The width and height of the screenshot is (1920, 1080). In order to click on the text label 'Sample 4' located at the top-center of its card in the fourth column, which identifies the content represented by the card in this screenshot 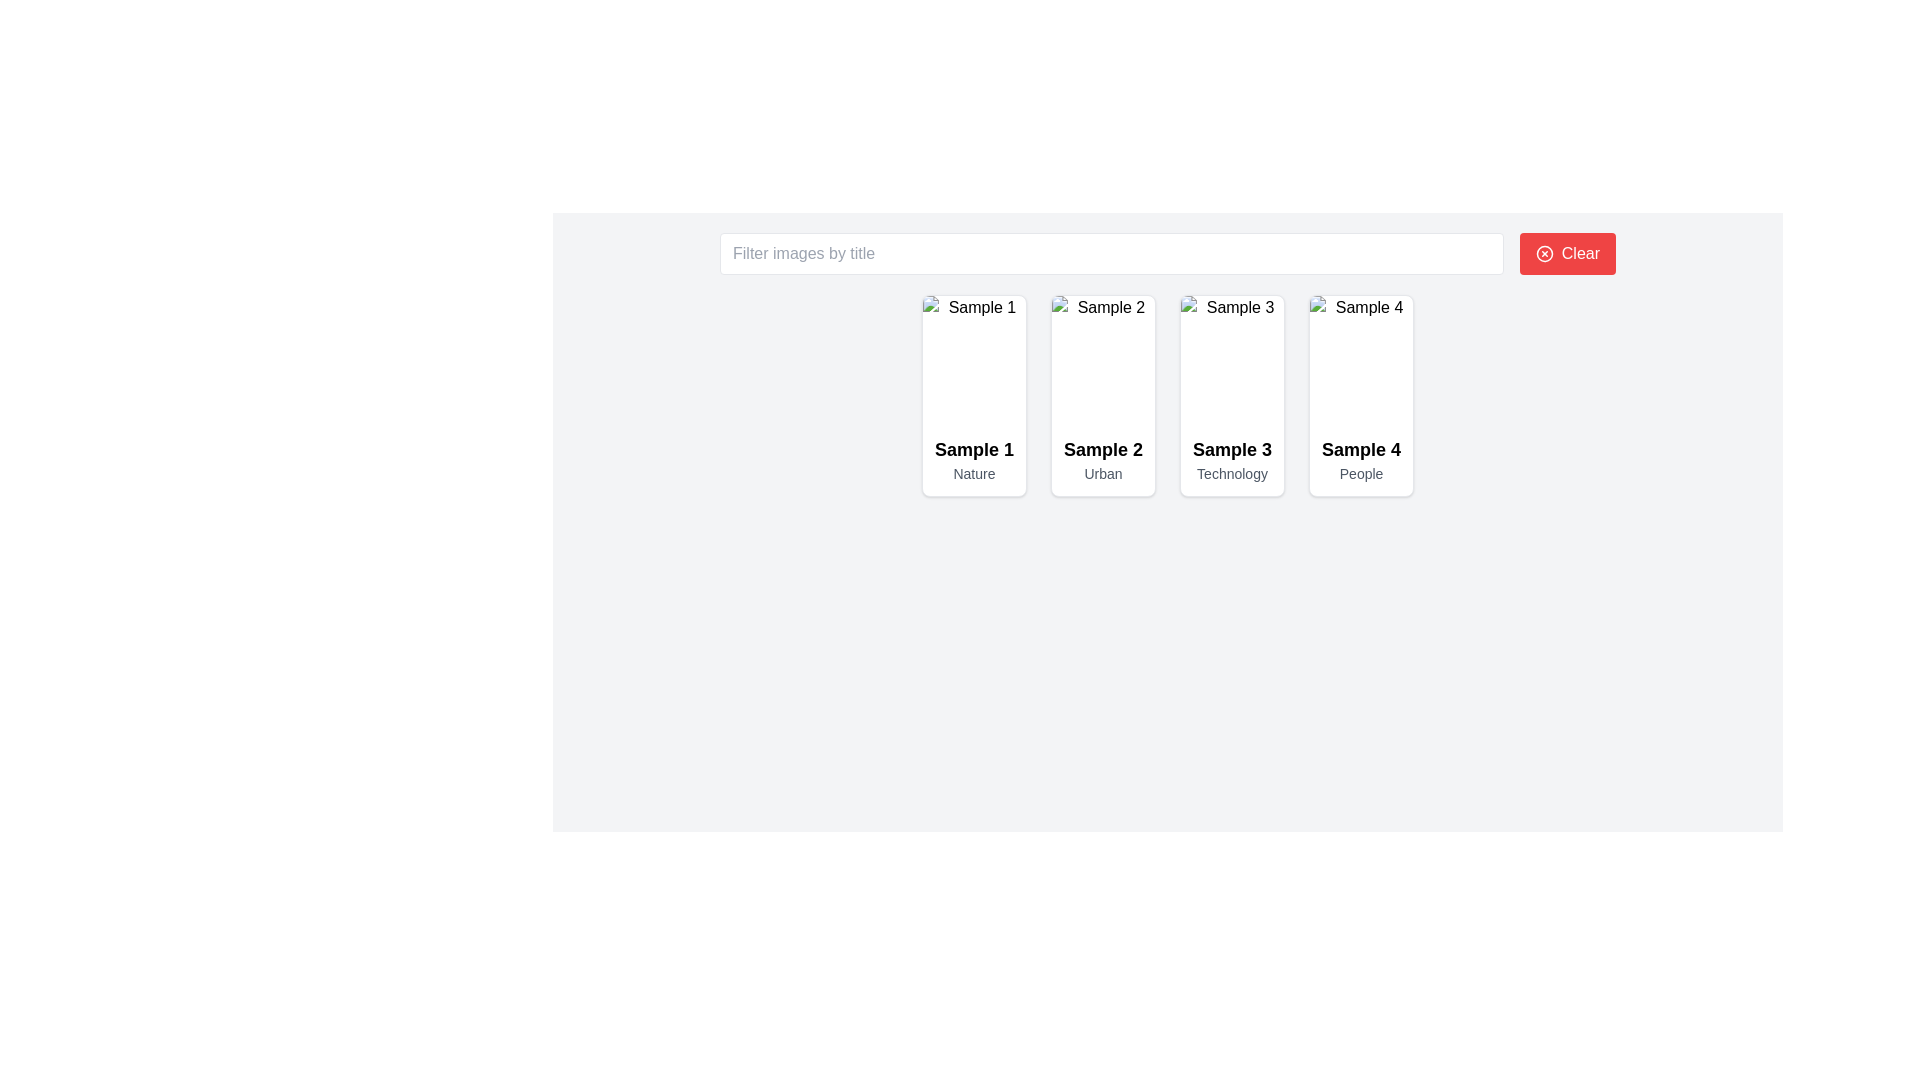, I will do `click(1360, 450)`.